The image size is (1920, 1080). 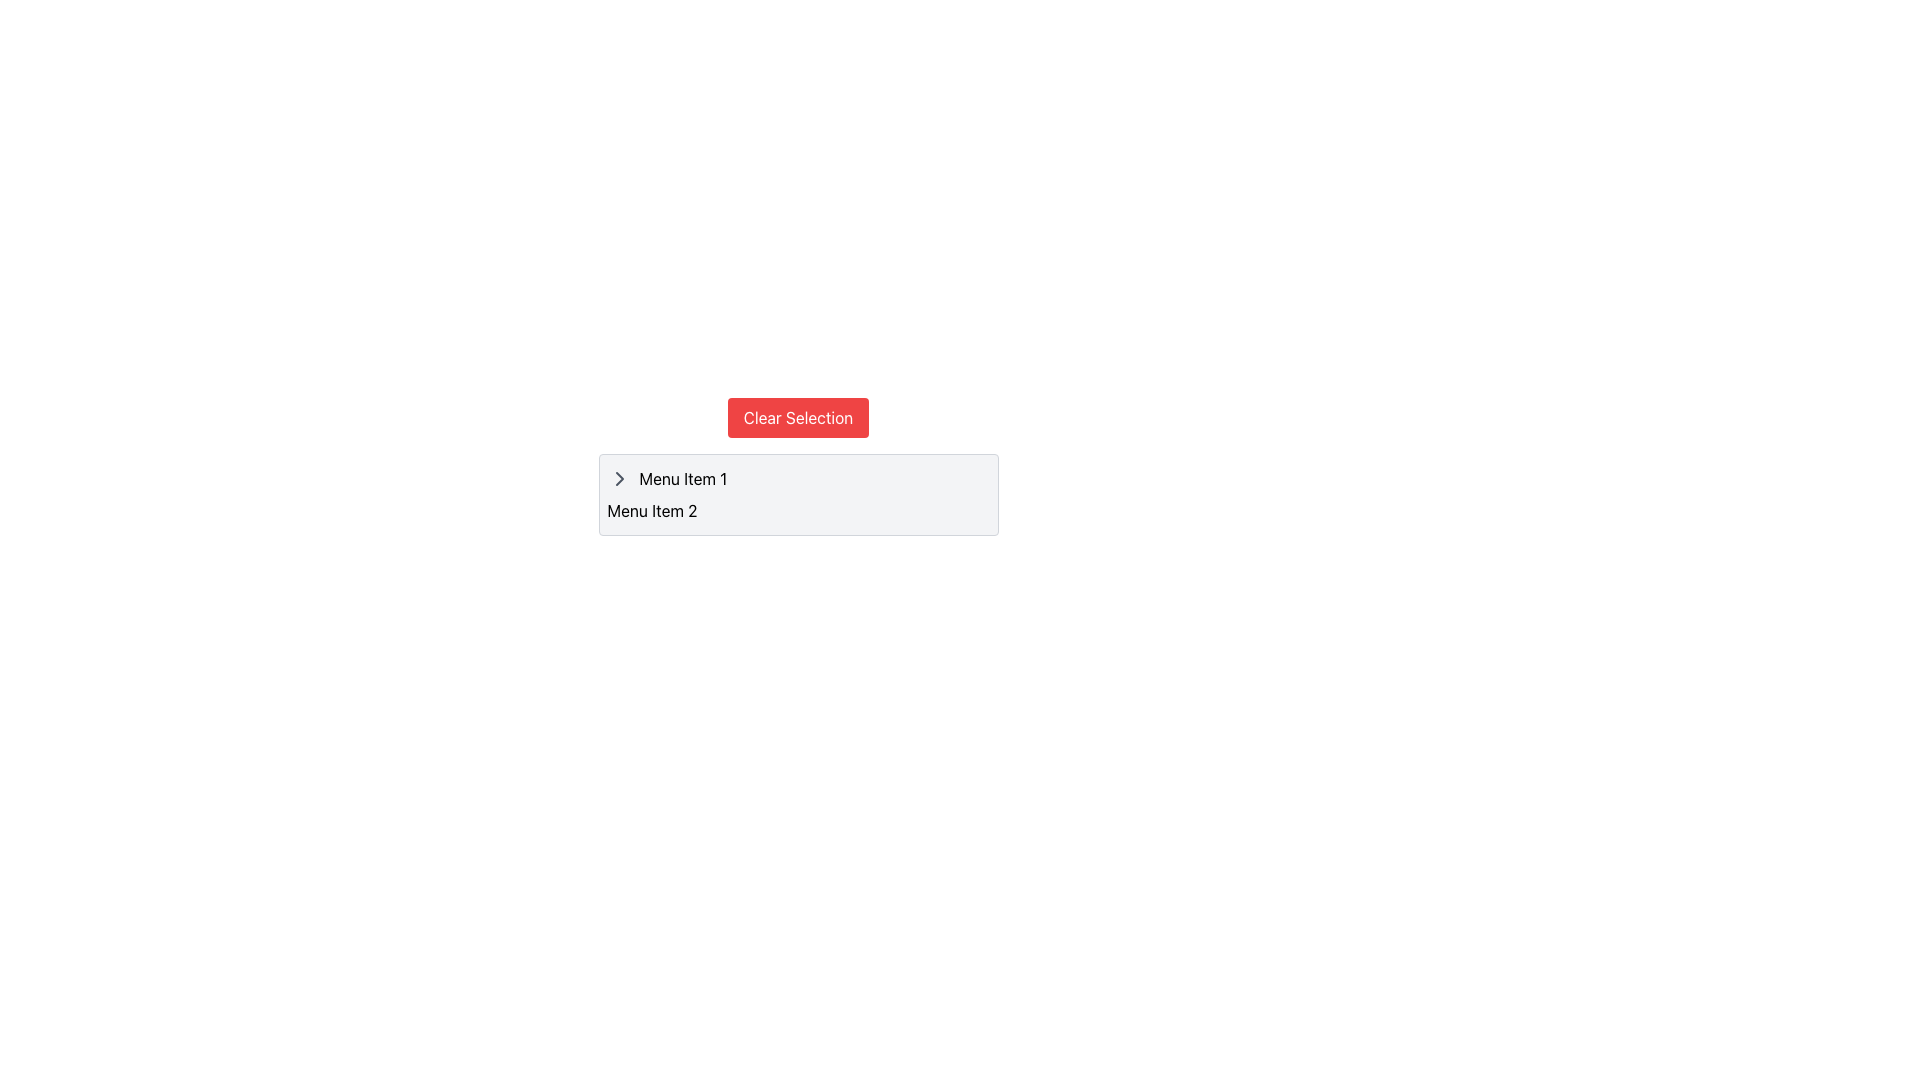 What do you see at coordinates (797, 466) in the screenshot?
I see `the items in the dropdown menu` at bounding box center [797, 466].